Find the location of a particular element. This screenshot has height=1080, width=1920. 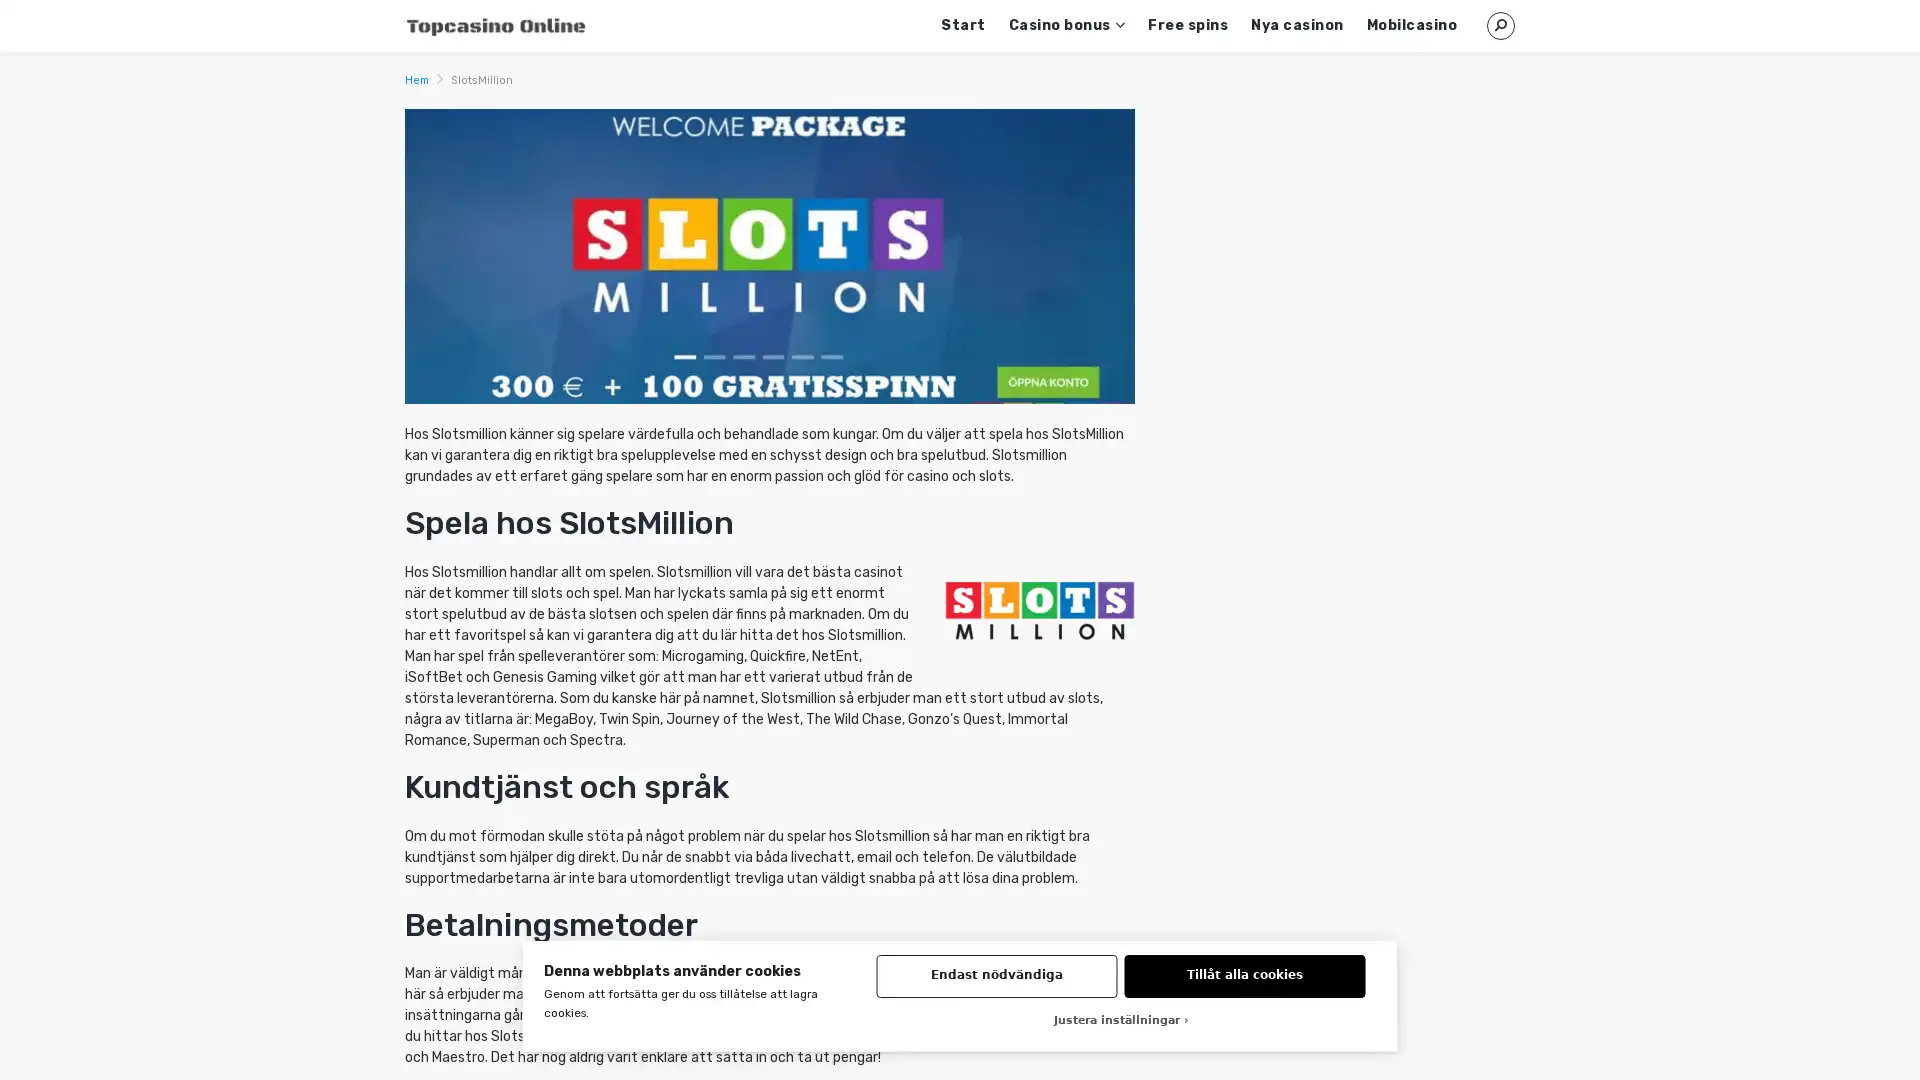

Tillat alla cookies is located at coordinates (1243, 974).